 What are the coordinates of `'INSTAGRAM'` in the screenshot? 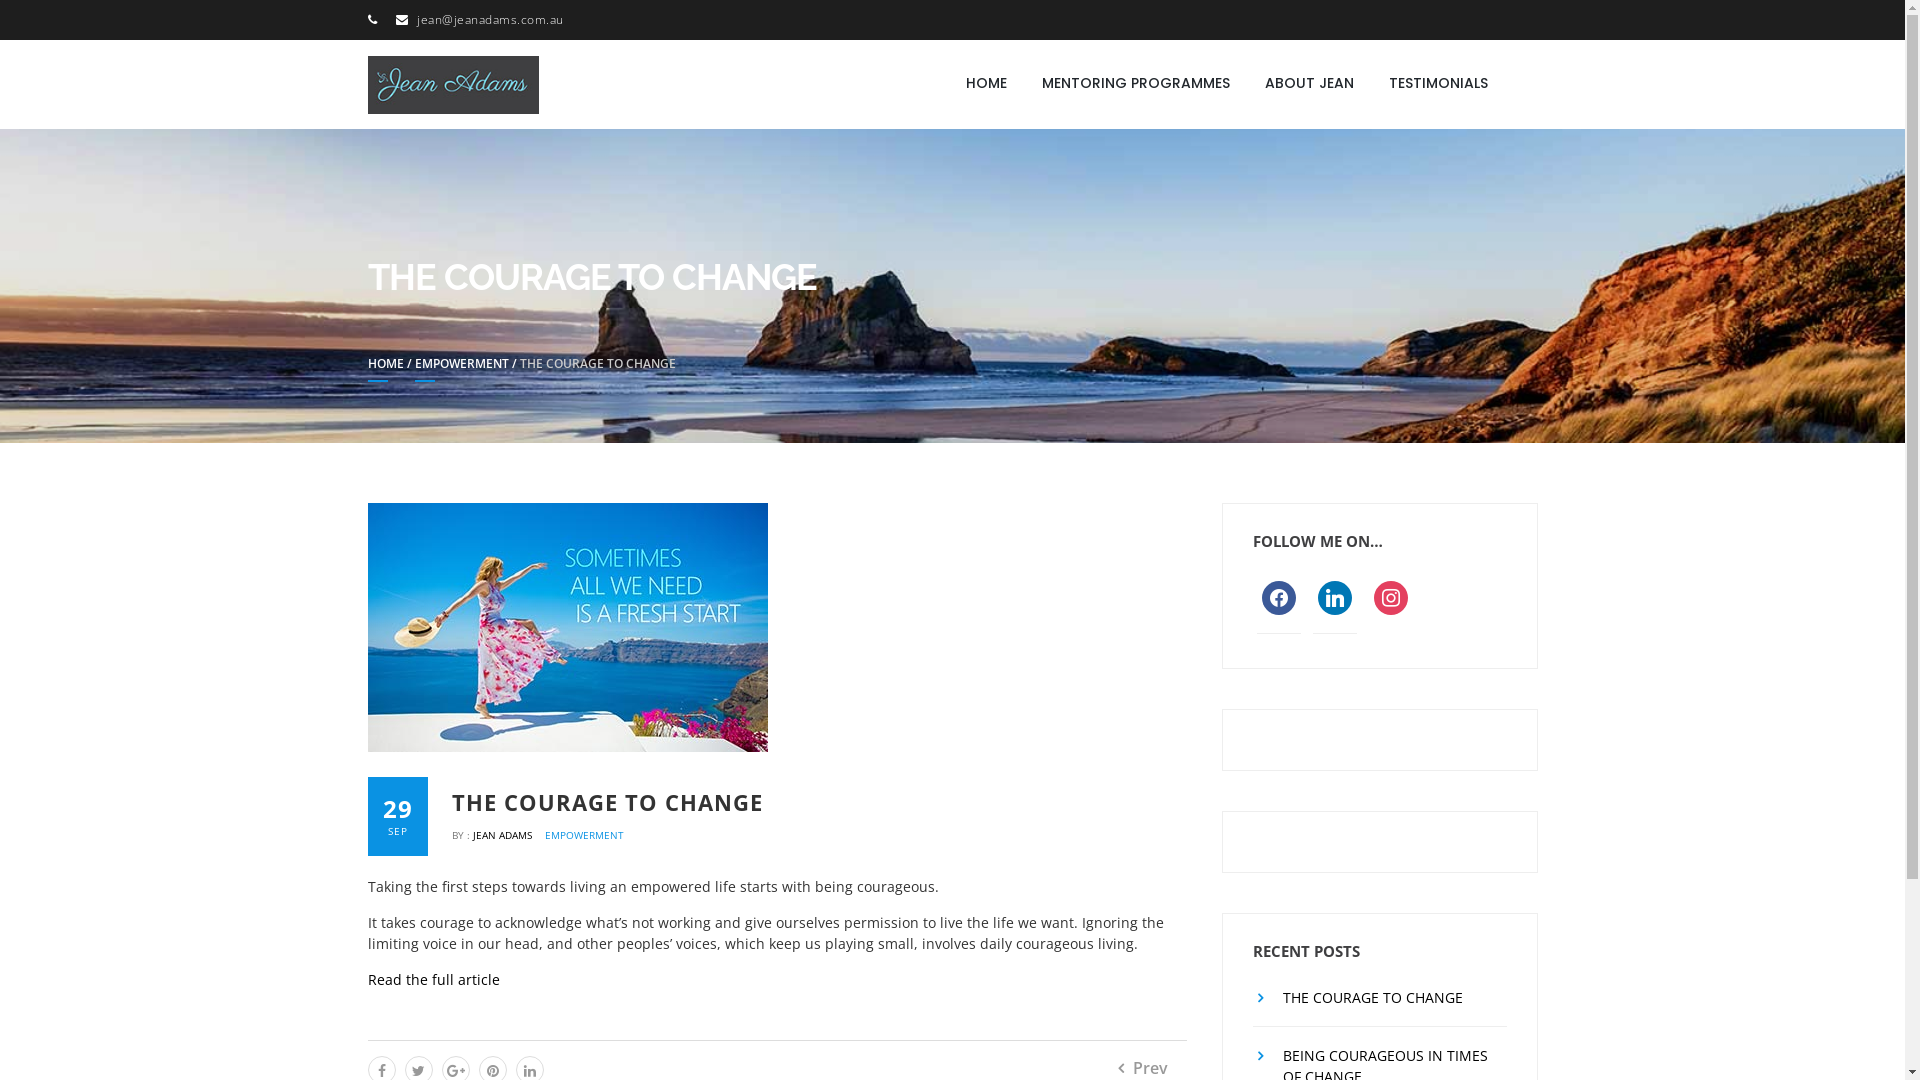 It's located at (1390, 595).